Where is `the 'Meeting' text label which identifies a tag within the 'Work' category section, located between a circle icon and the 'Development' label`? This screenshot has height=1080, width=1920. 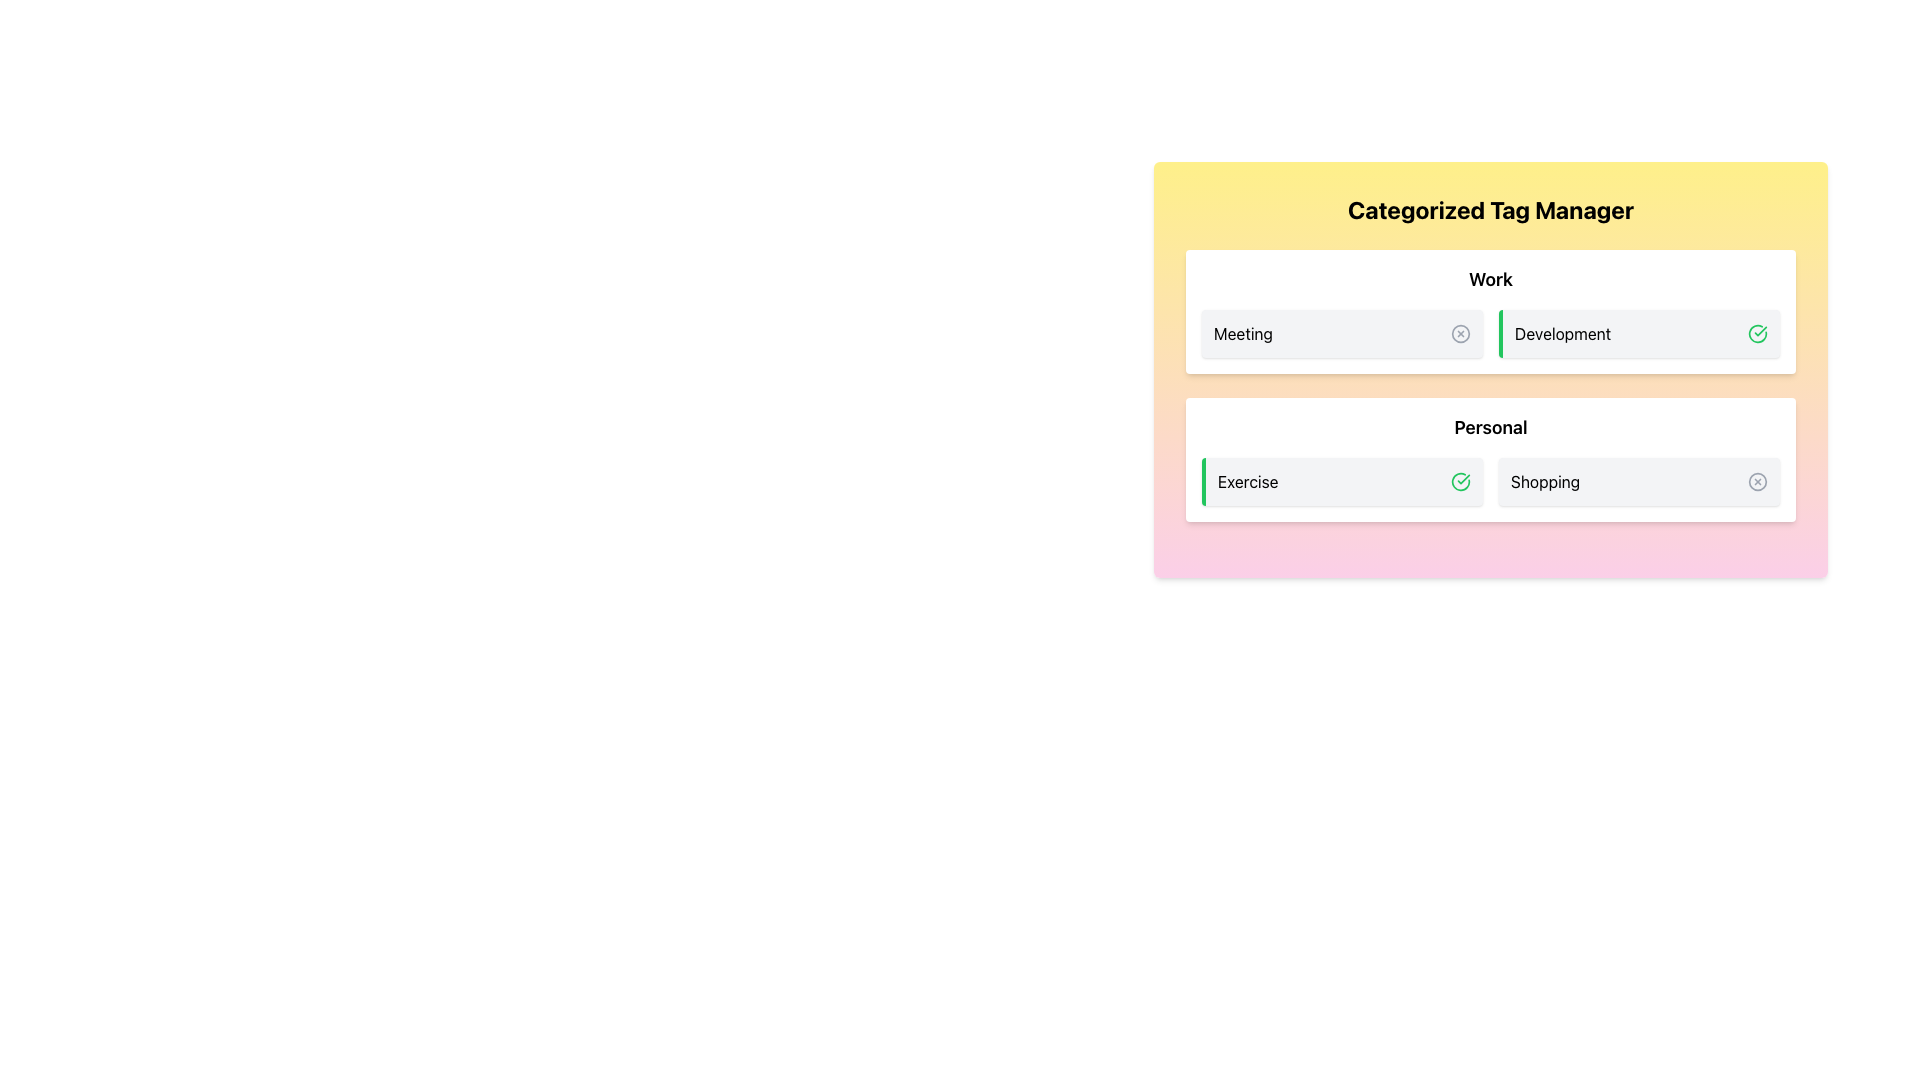 the 'Meeting' text label which identifies a tag within the 'Work' category section, located between a circle icon and the 'Development' label is located at coordinates (1242, 333).